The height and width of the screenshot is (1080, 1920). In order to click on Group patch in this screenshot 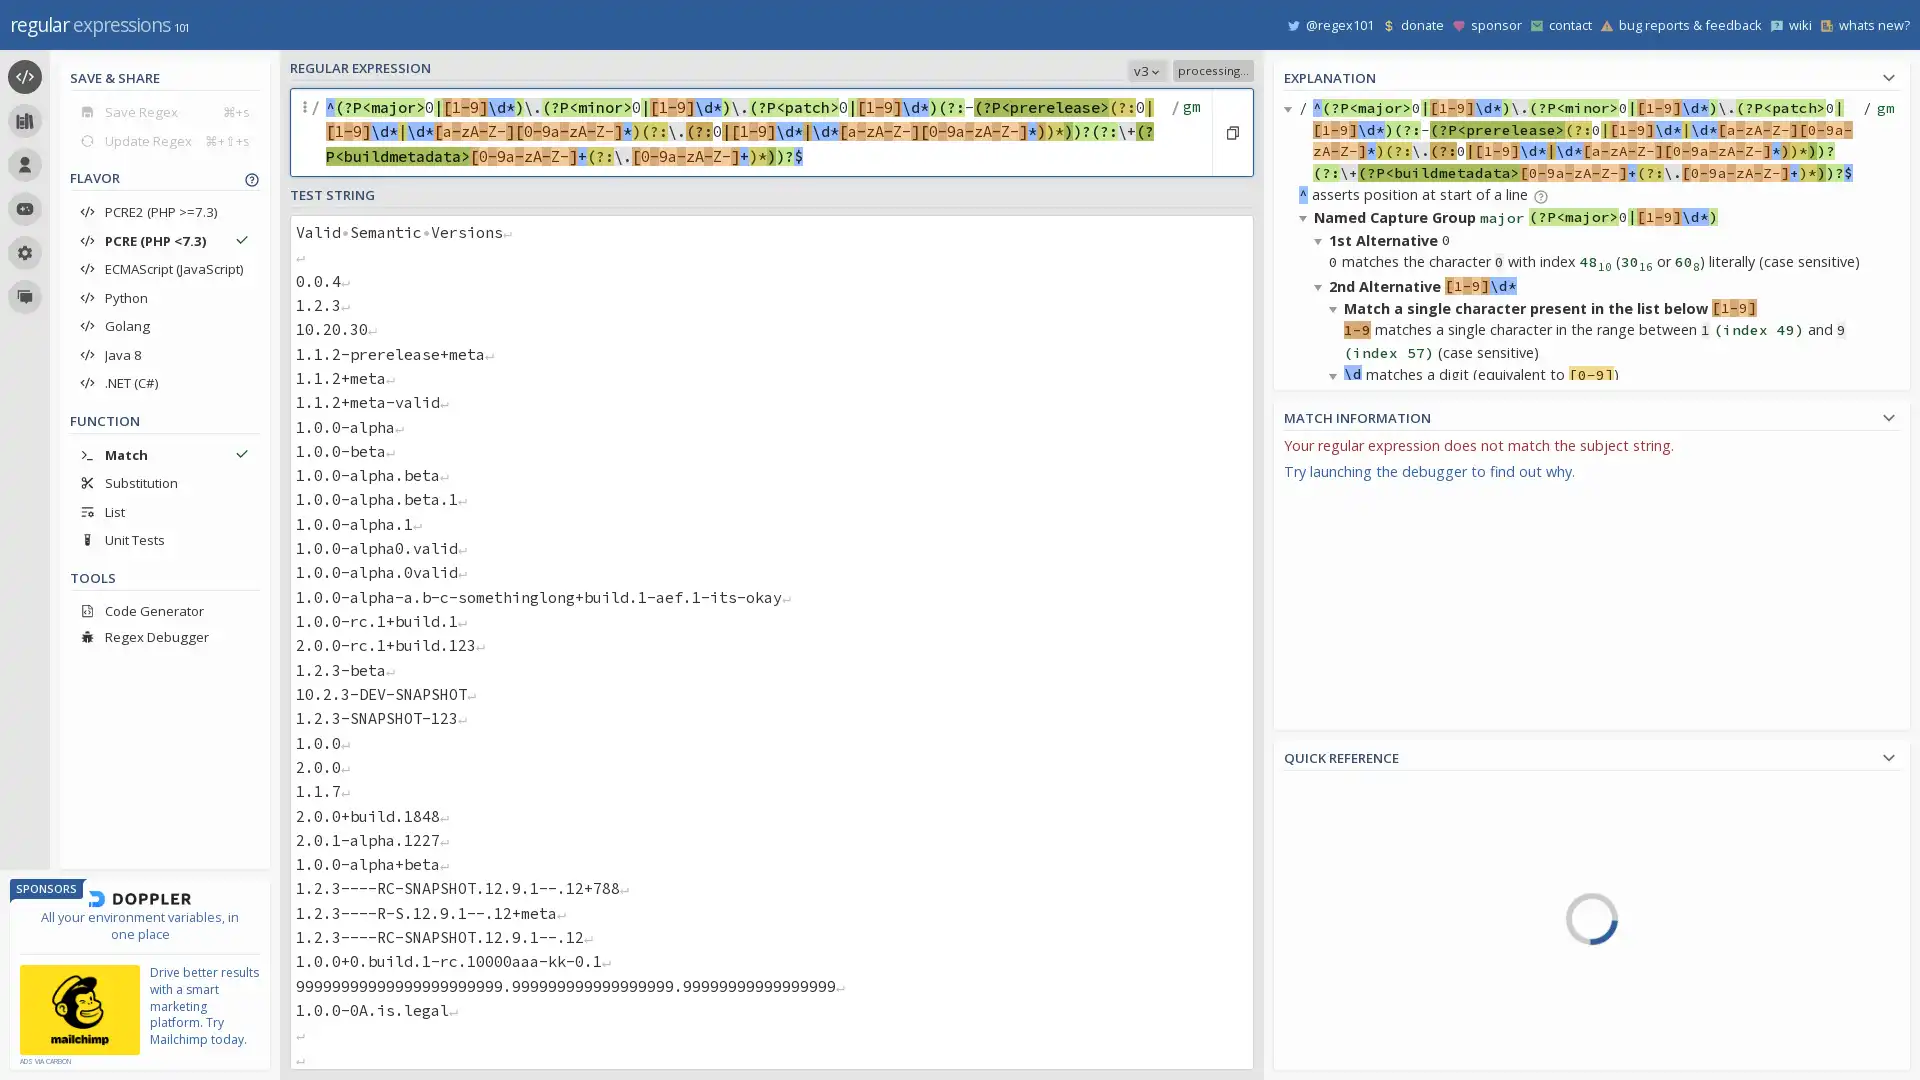, I will do `click(1337, 897)`.